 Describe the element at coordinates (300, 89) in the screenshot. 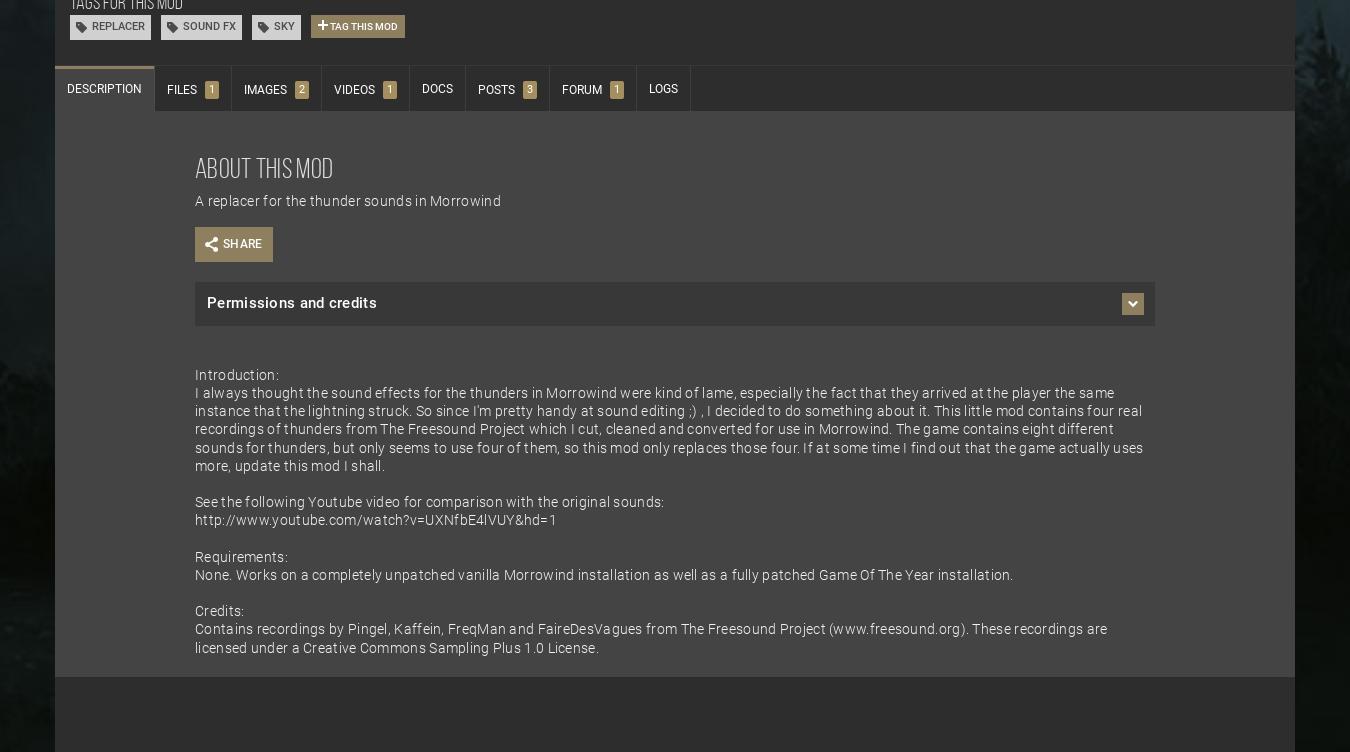

I see `'2'` at that location.